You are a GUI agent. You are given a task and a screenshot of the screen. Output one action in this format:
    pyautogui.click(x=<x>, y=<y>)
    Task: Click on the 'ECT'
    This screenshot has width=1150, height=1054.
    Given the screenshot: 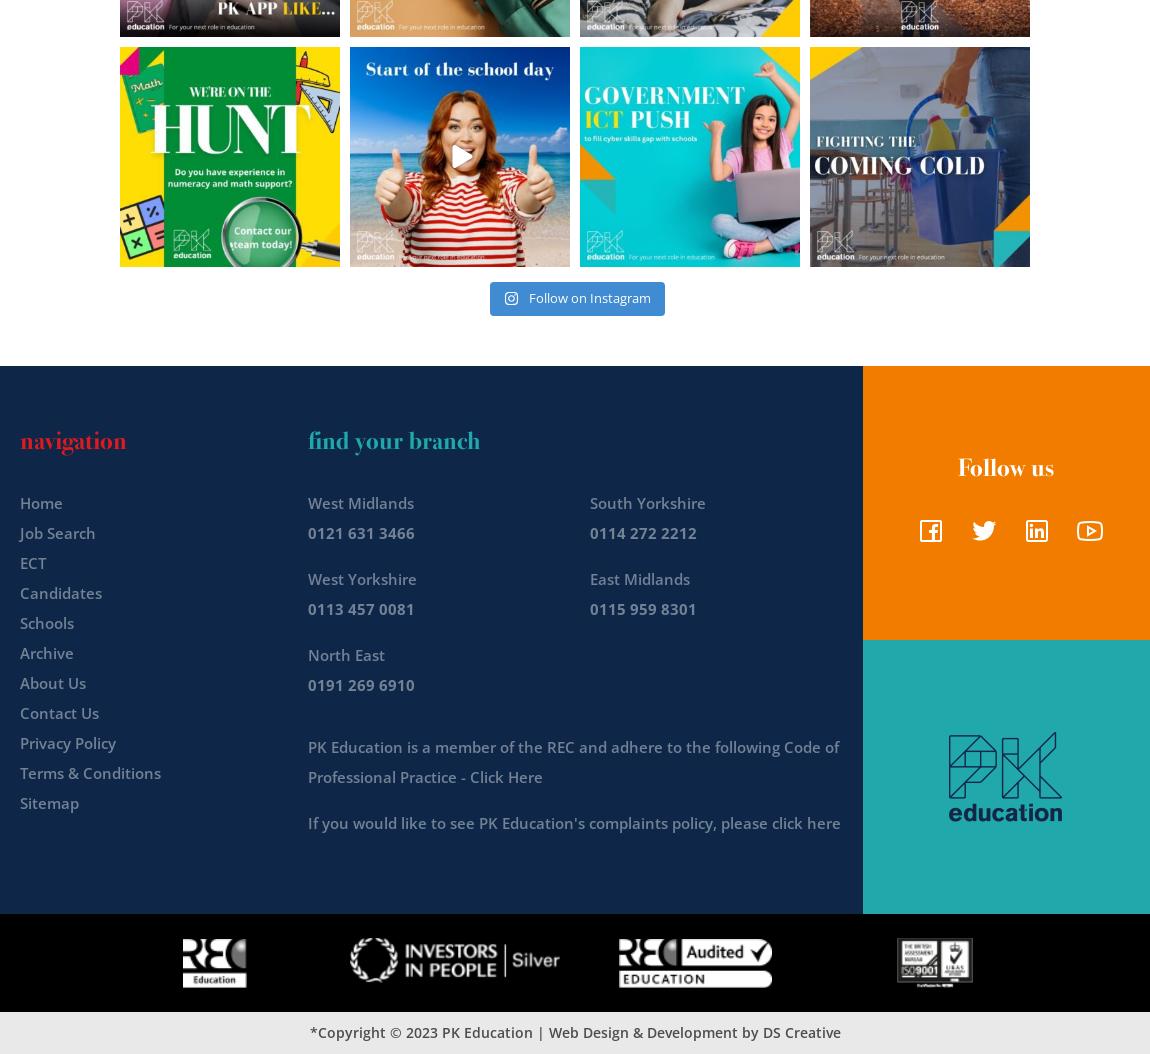 What is the action you would take?
    pyautogui.click(x=32, y=561)
    